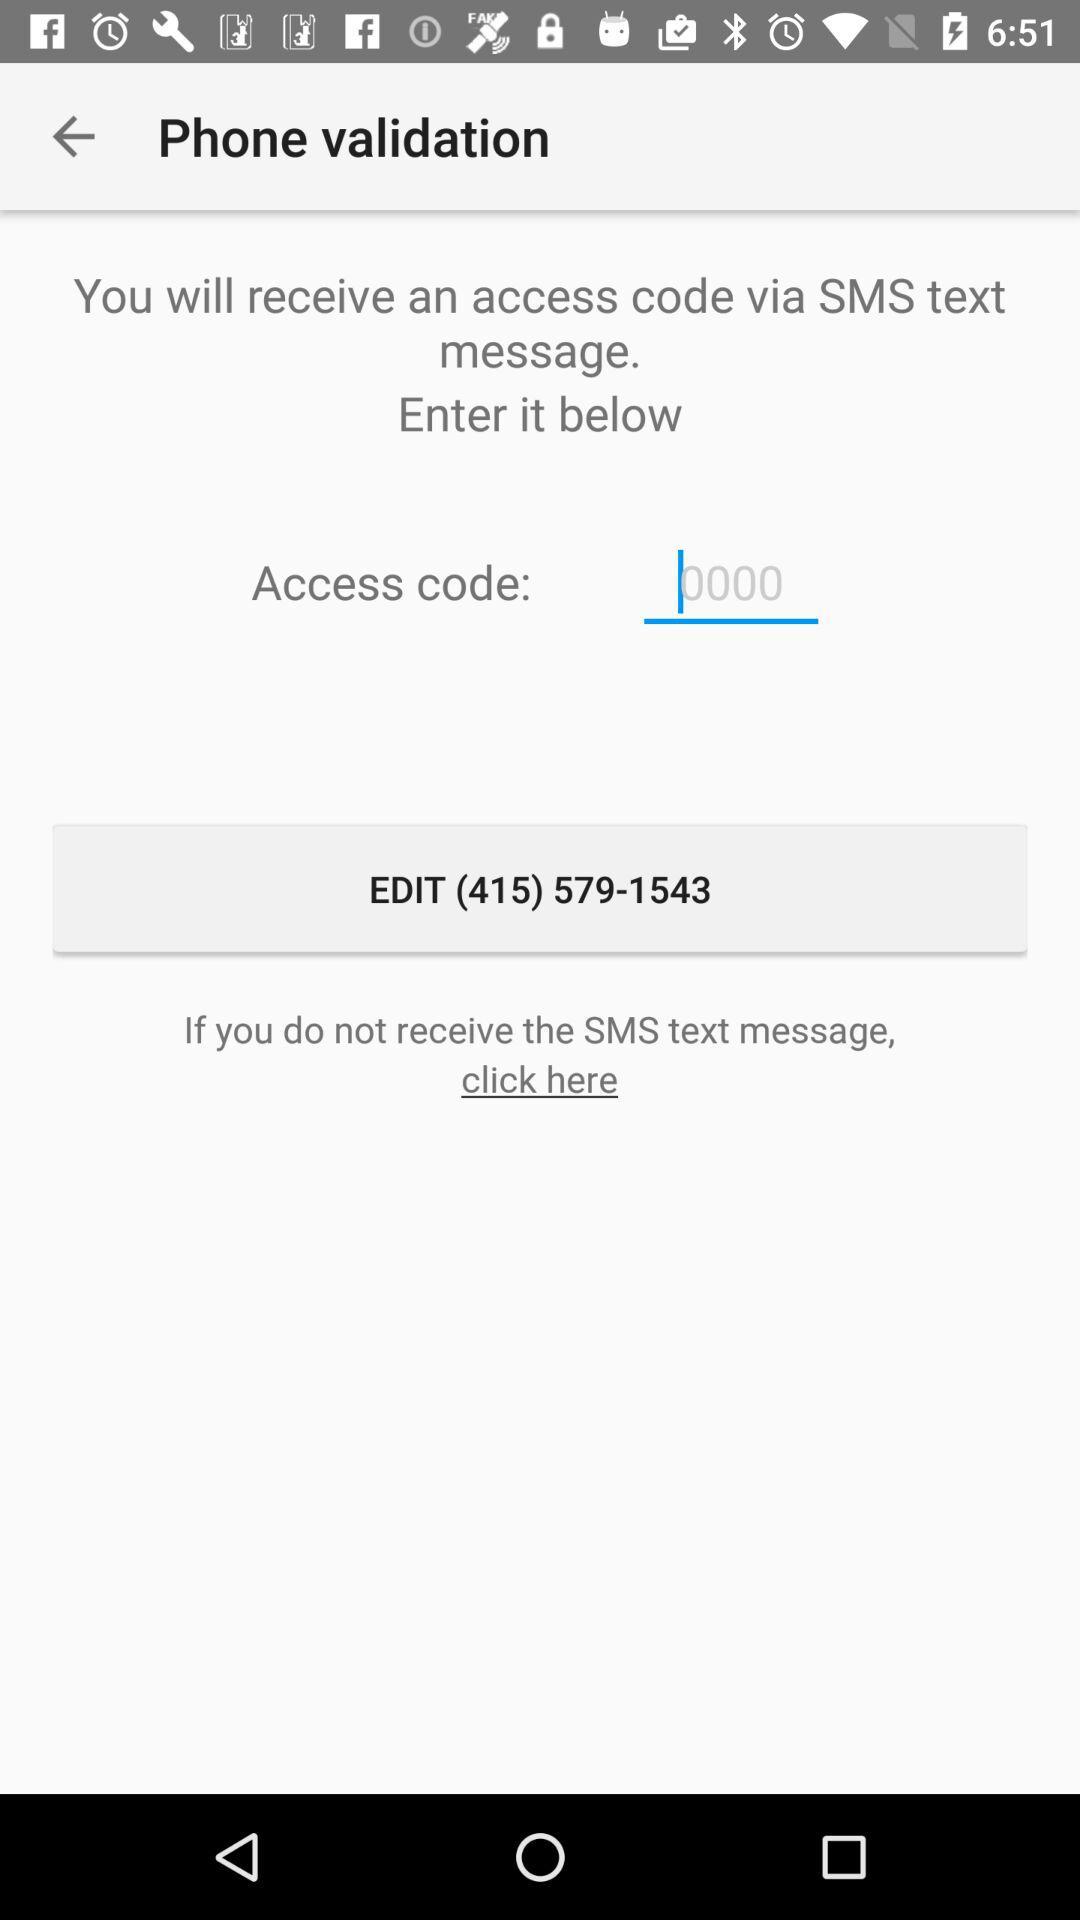 The height and width of the screenshot is (1920, 1080). Describe the element at coordinates (731, 581) in the screenshot. I see `item below enter it below icon` at that location.